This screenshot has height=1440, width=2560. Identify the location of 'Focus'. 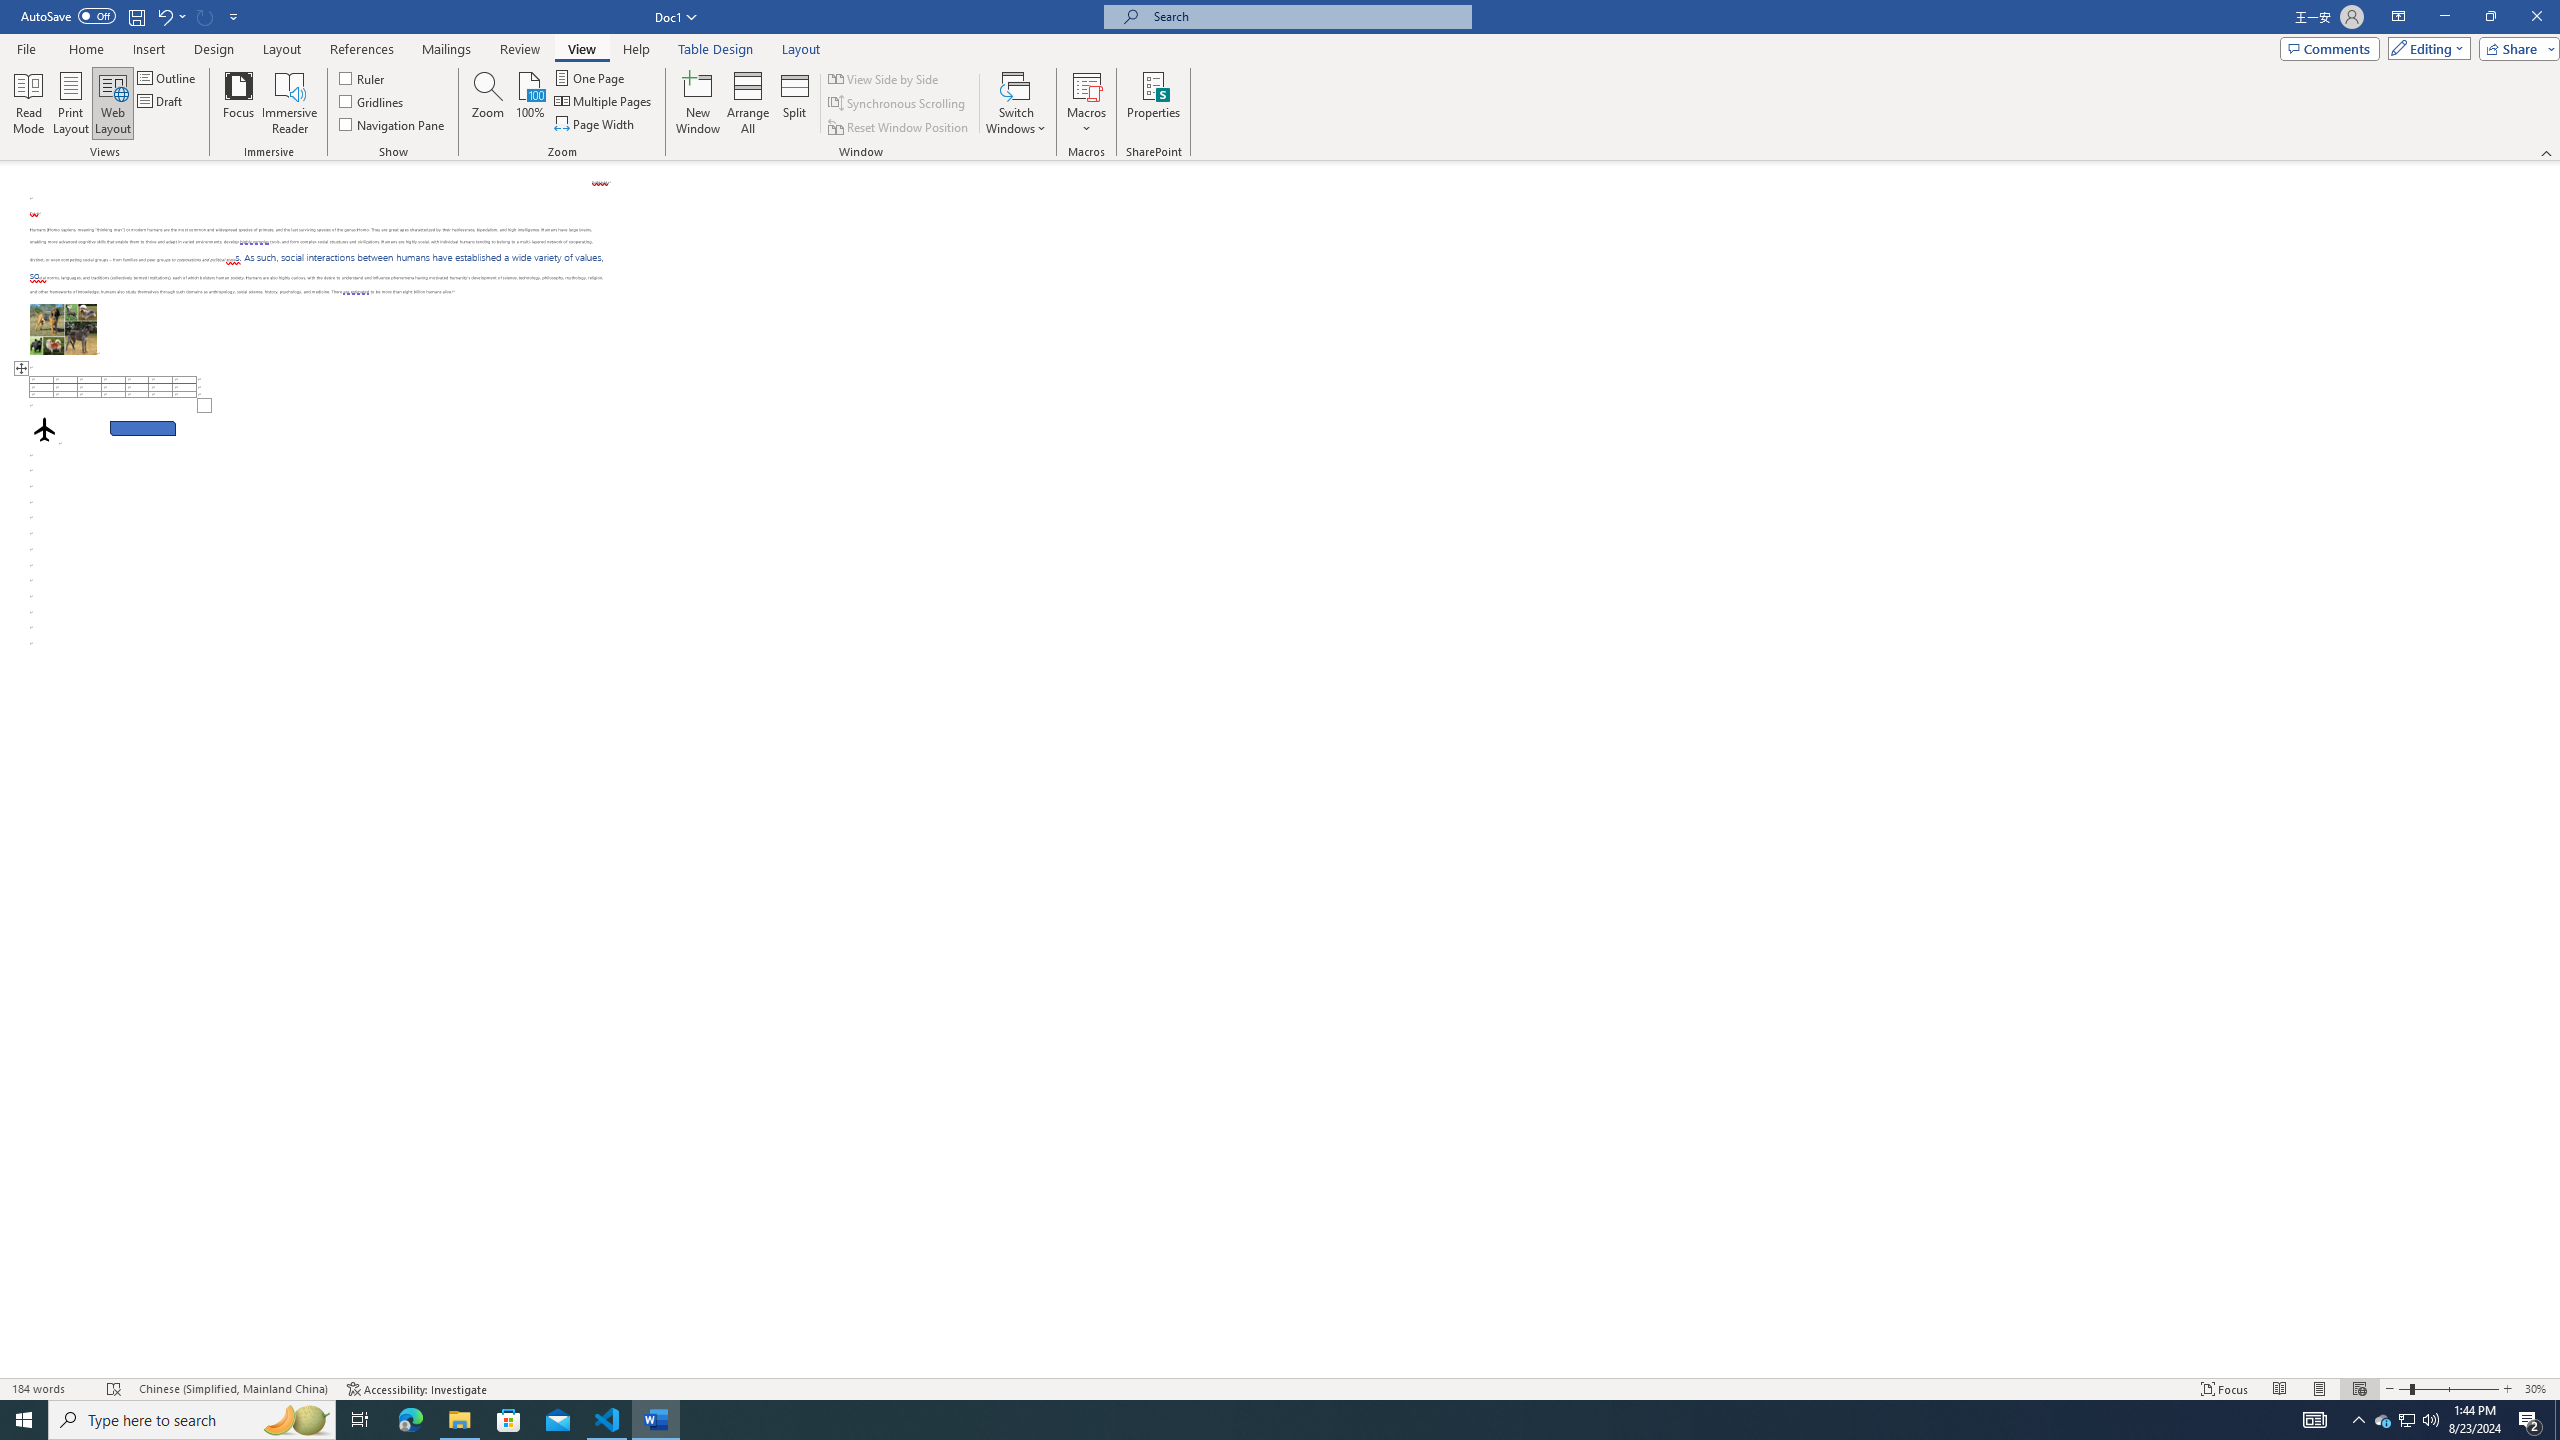
(239, 103).